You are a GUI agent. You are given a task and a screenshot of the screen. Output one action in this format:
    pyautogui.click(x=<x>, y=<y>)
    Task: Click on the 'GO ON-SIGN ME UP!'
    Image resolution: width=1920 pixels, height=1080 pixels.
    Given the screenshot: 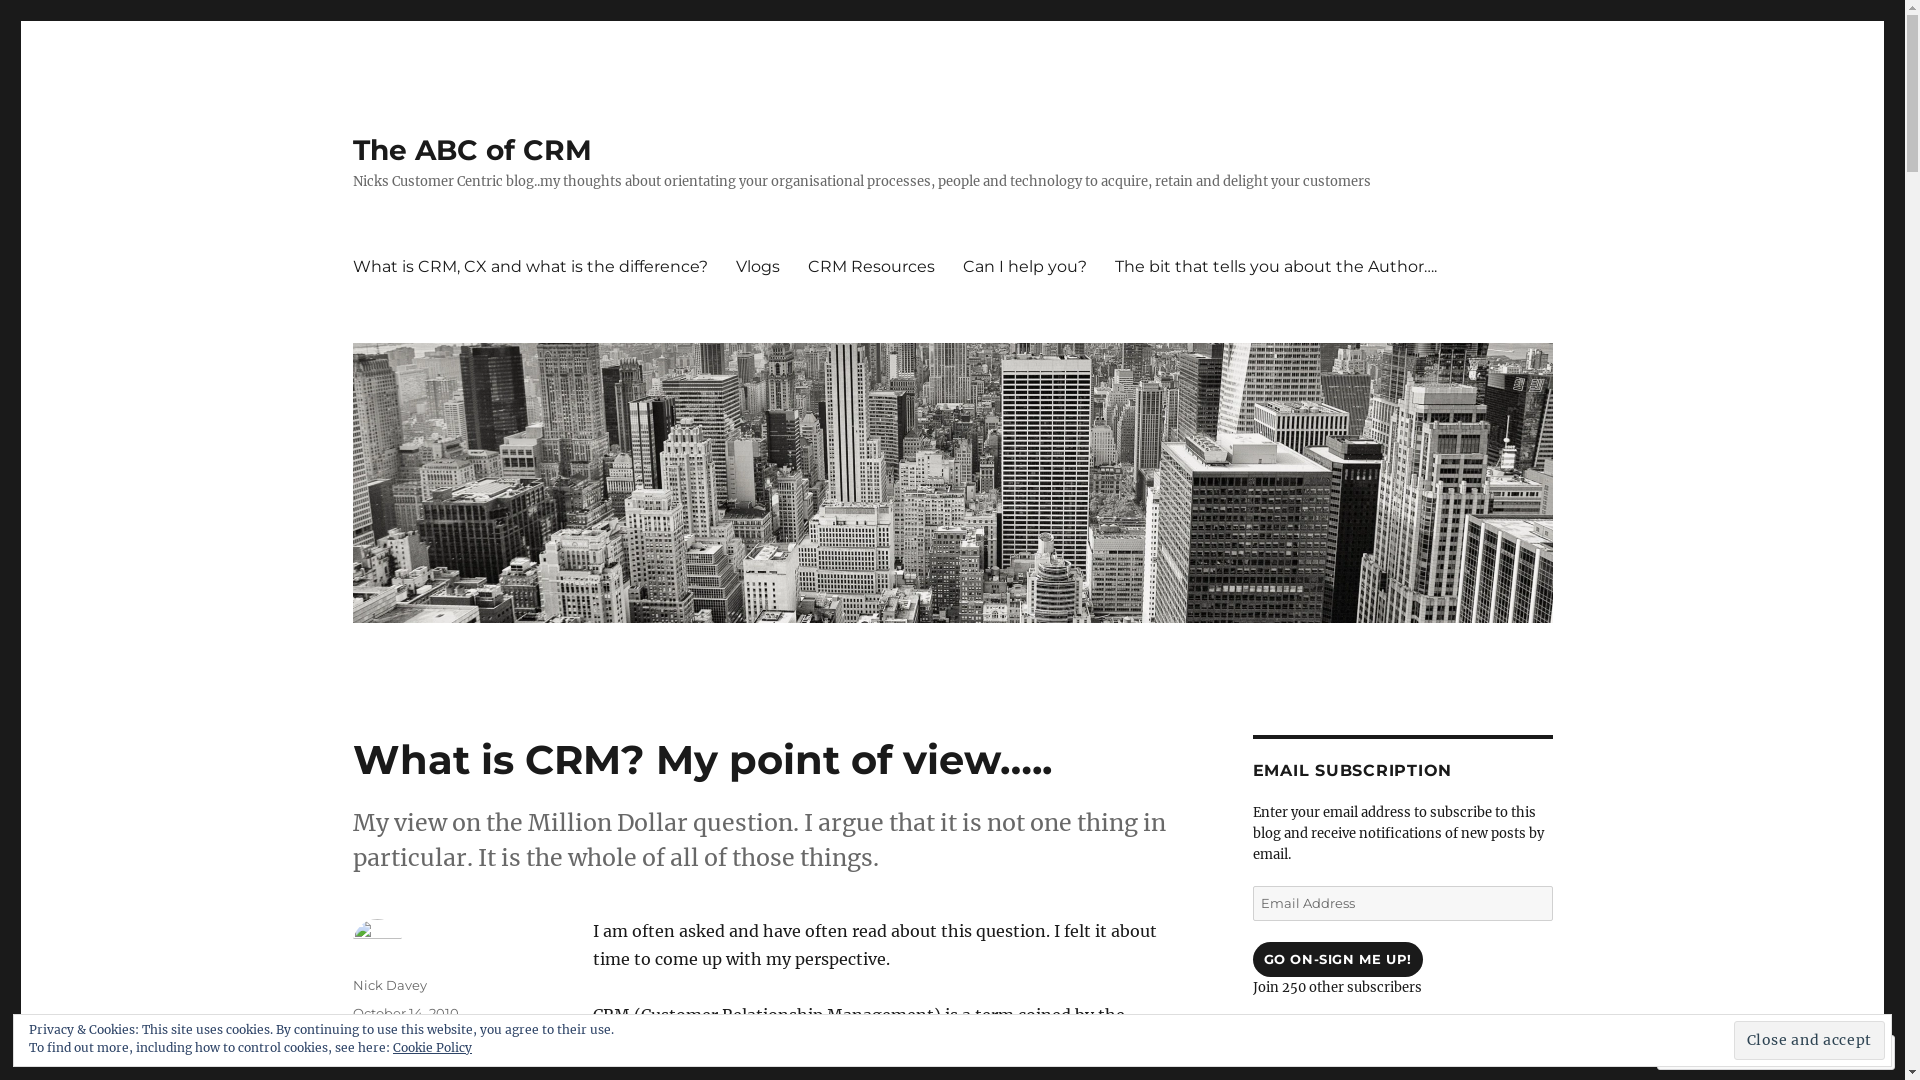 What is the action you would take?
    pyautogui.click(x=1251, y=958)
    